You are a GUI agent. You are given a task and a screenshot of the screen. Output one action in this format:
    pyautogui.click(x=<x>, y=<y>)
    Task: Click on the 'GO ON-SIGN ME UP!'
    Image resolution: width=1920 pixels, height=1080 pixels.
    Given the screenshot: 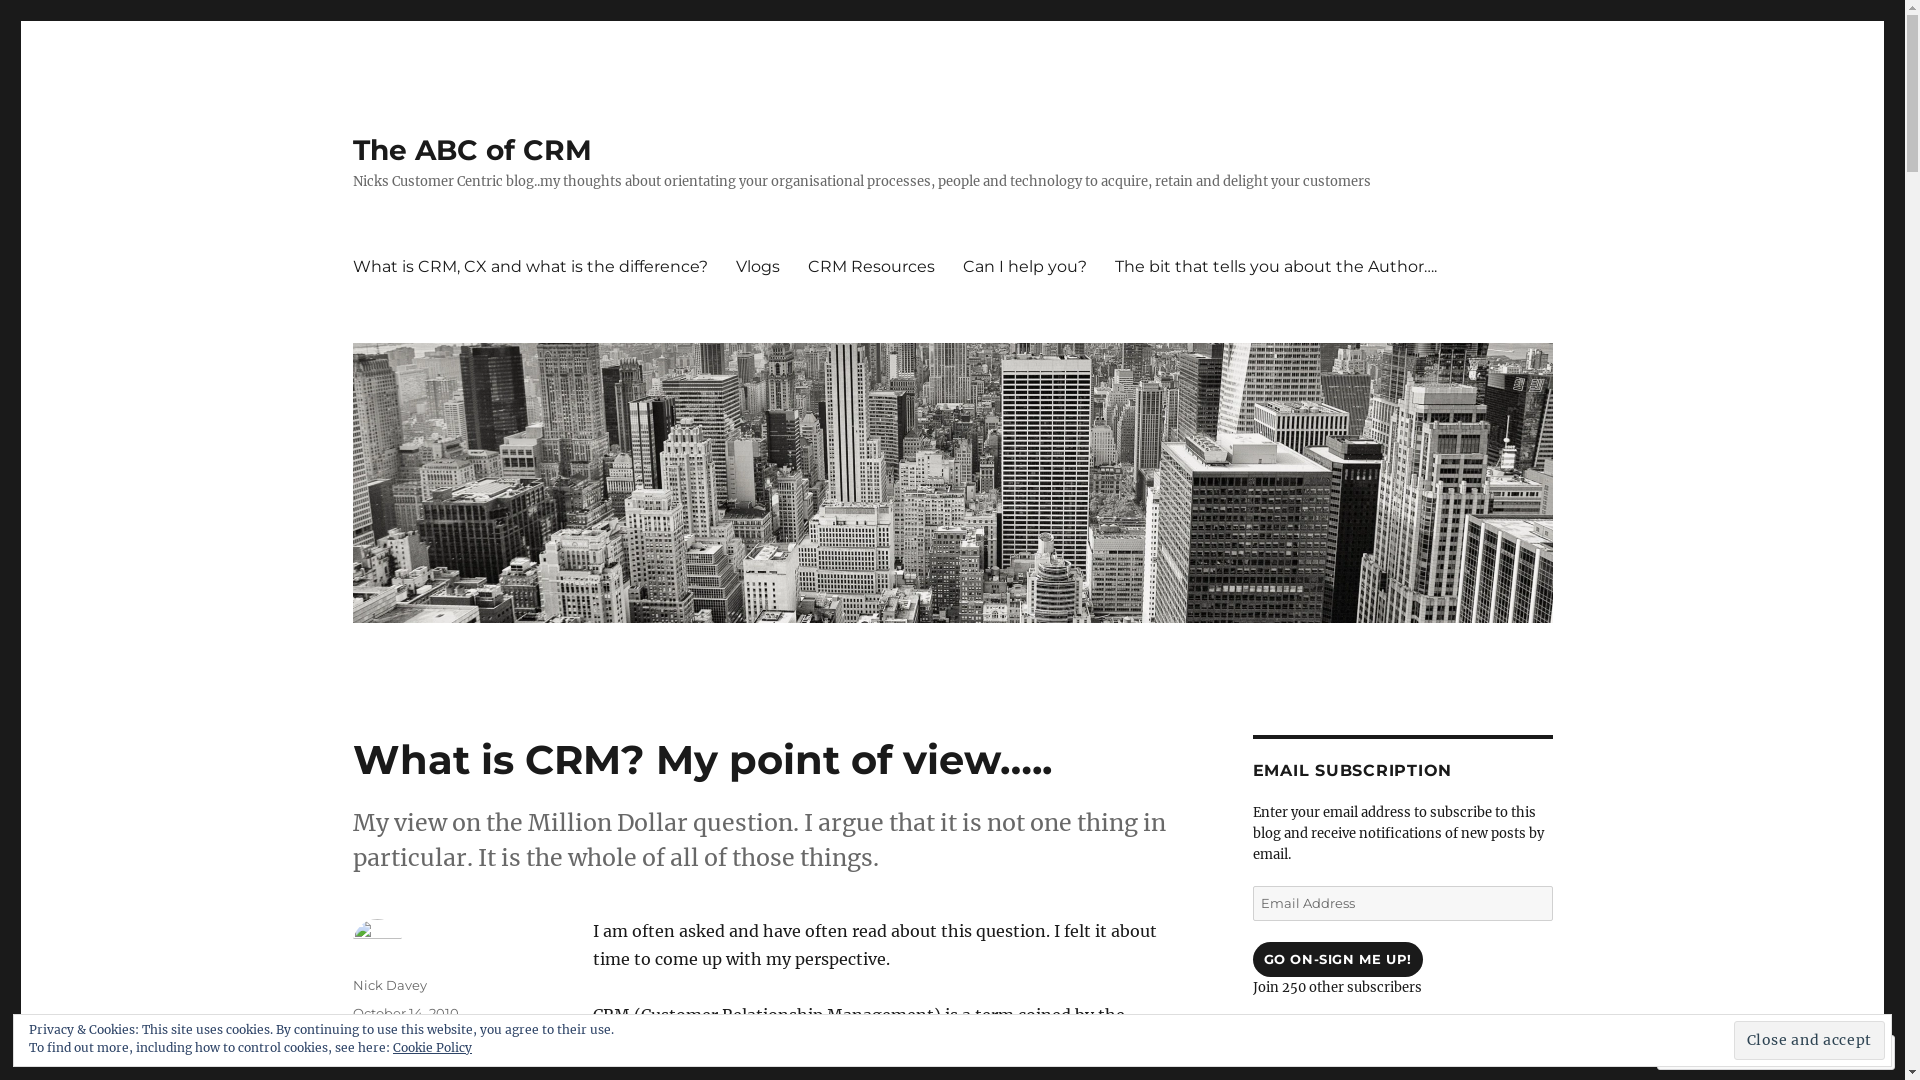 What is the action you would take?
    pyautogui.click(x=1251, y=958)
    